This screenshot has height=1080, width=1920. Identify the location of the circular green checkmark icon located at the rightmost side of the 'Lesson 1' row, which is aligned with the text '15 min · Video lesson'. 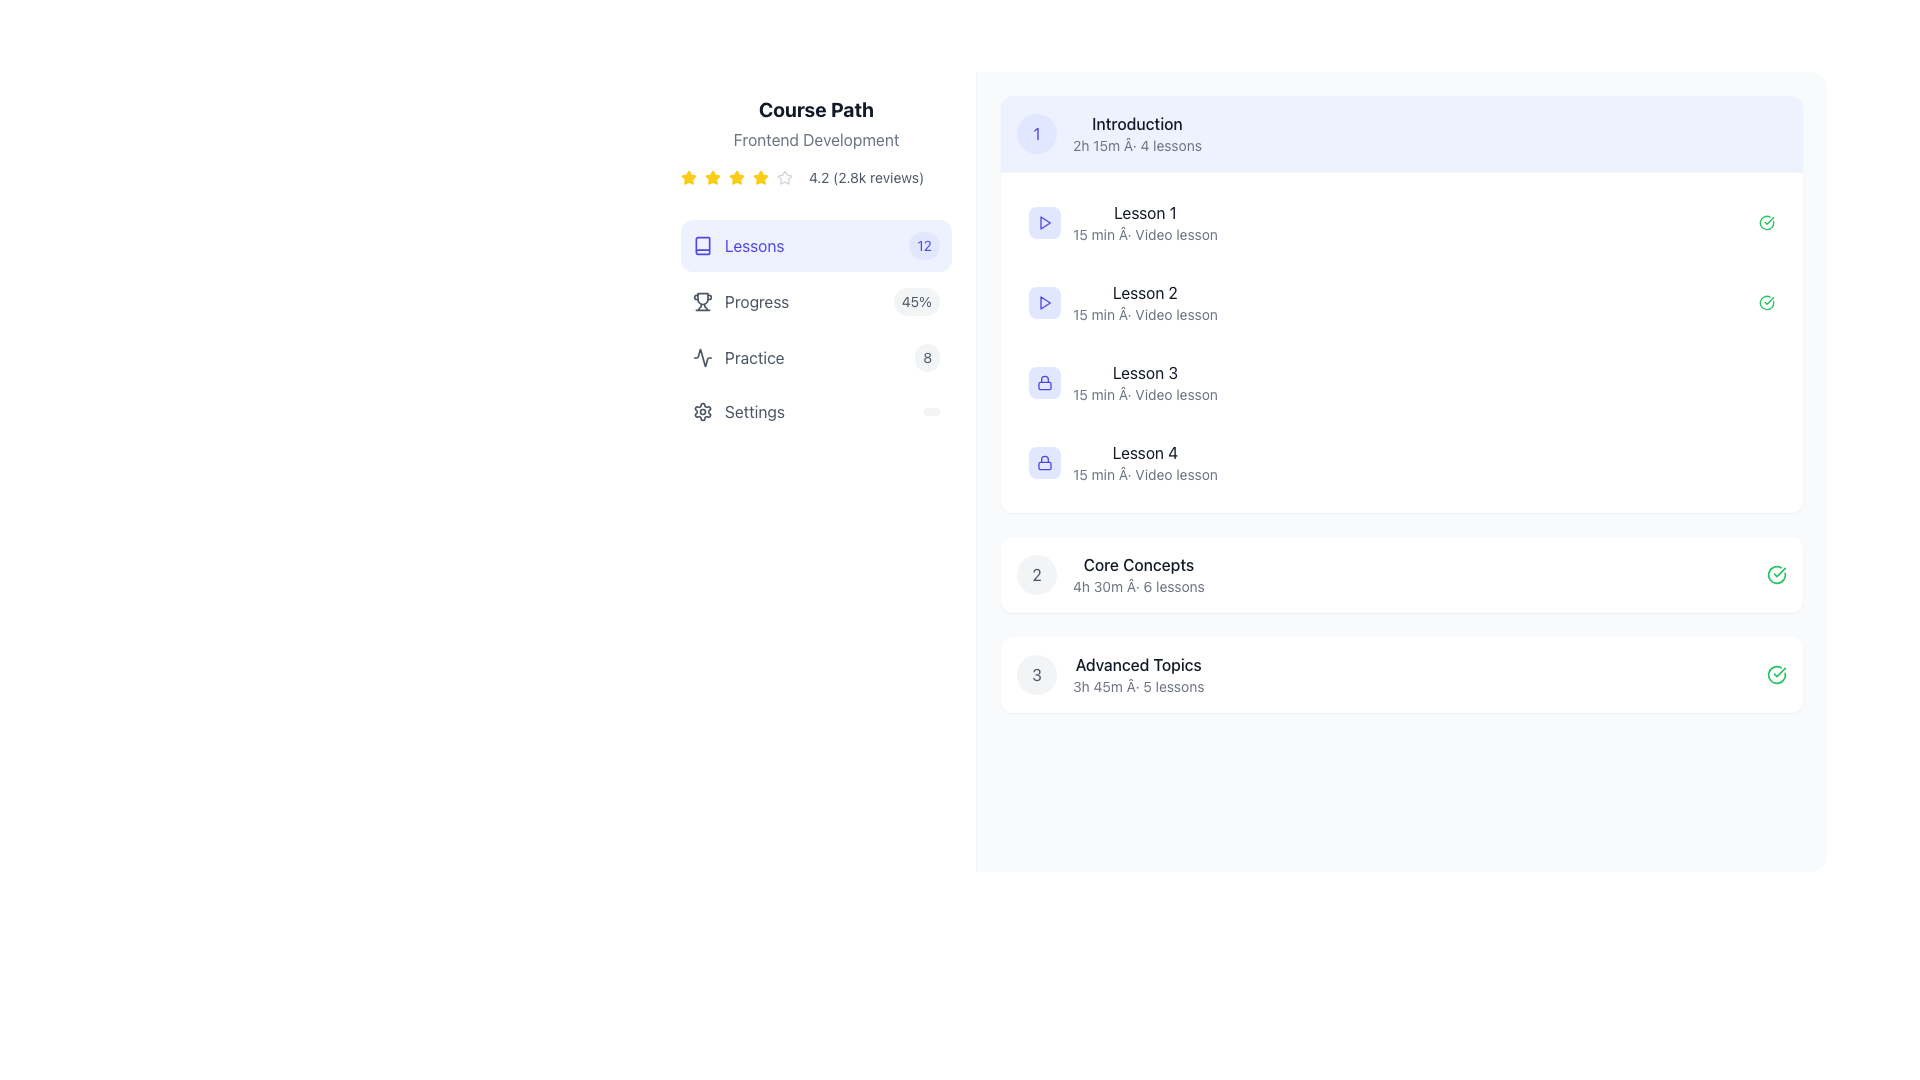
(1766, 223).